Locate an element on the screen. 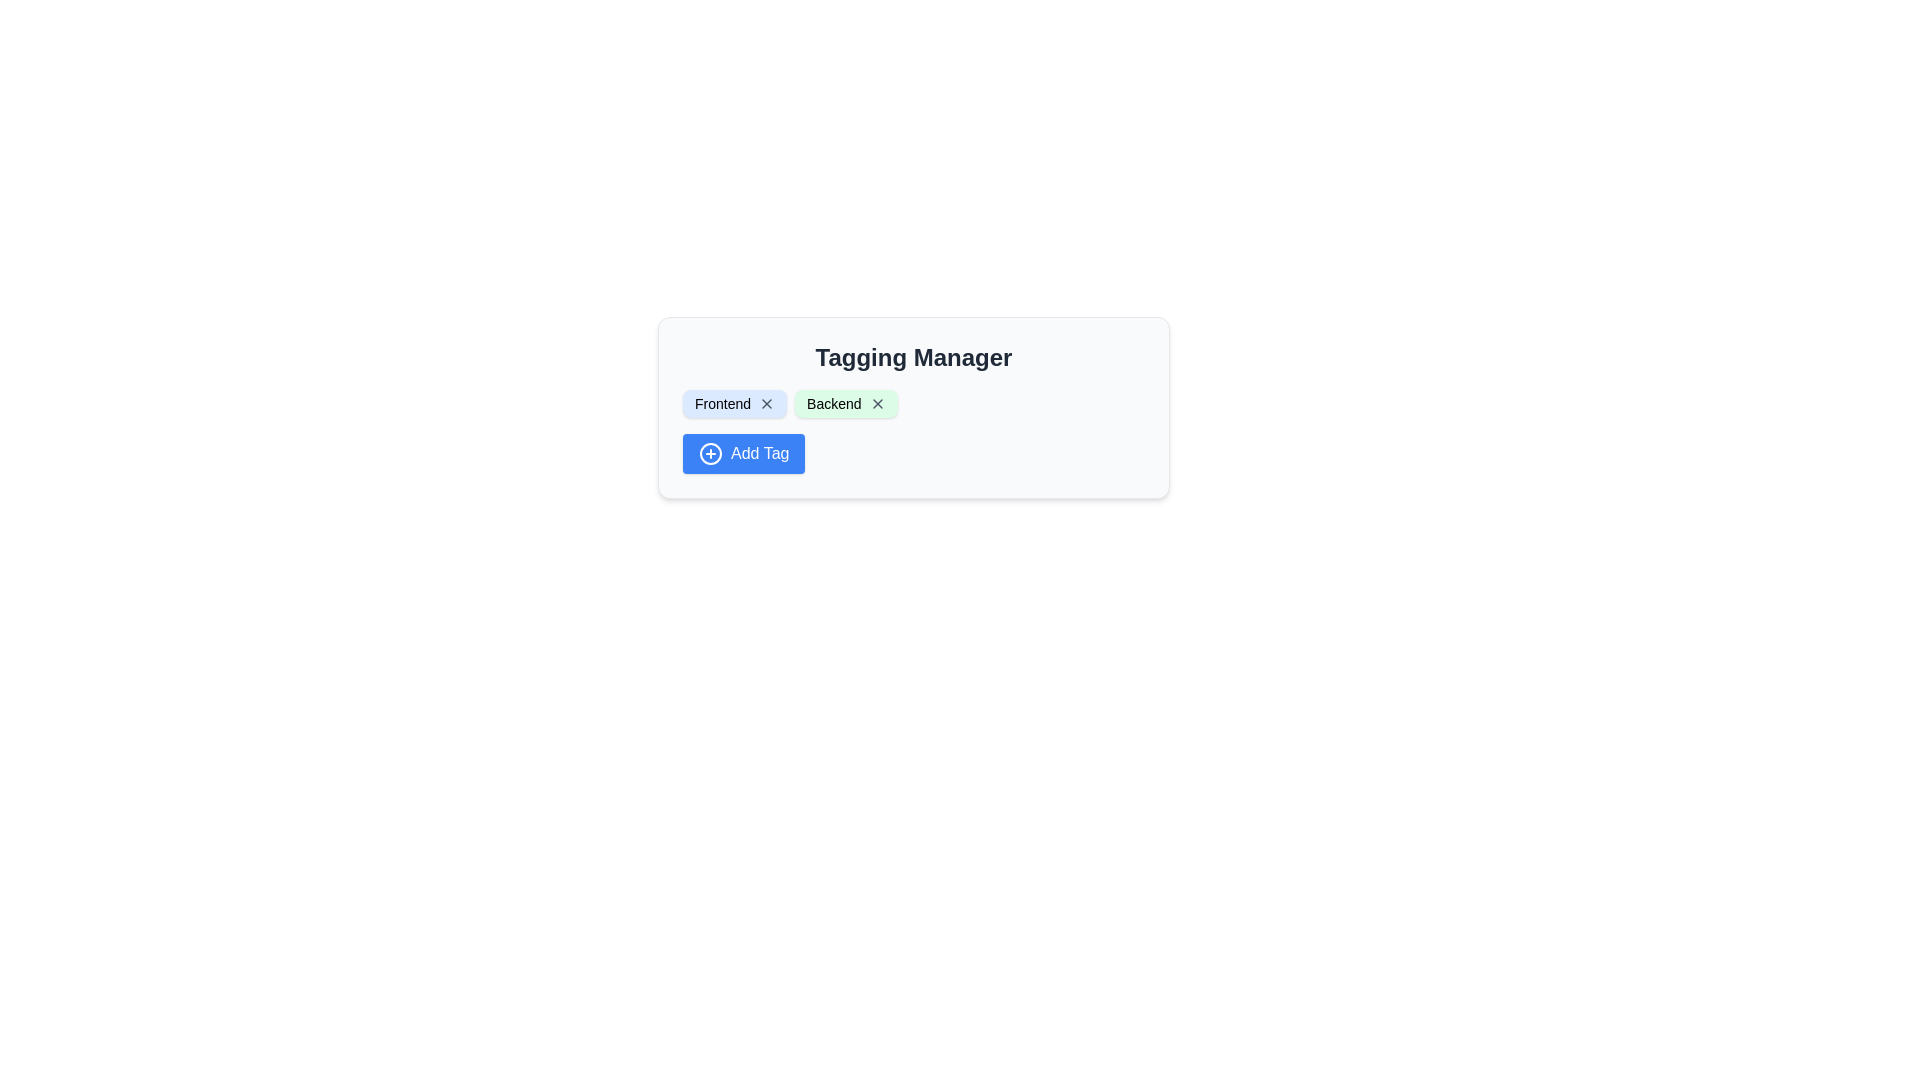  the blue stroke circular SVG element that is part of the 'Add Tag' icon, located near the bottom-left of the labeled blue button is located at coordinates (710, 454).